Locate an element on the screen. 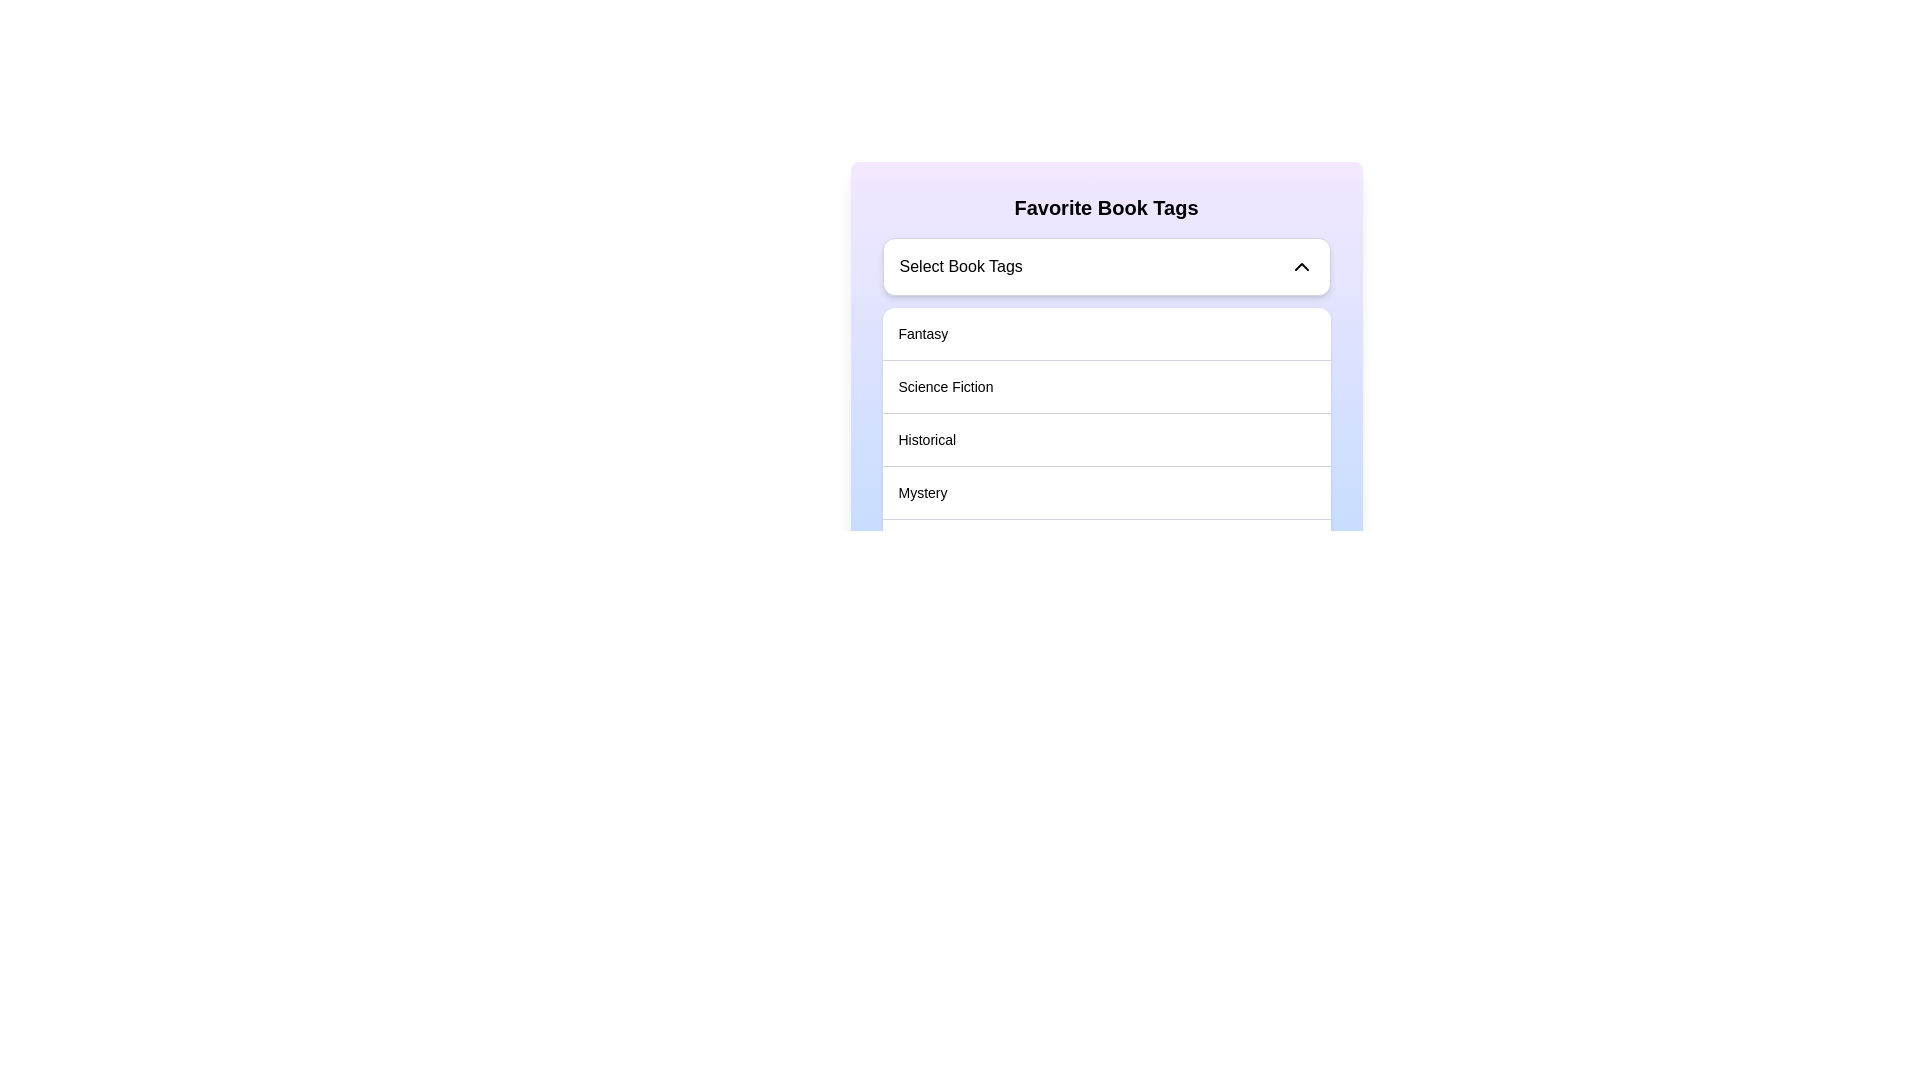 The image size is (1920, 1080). the fourth list item labeled 'Mystery' in the 'Favorite Book Tags' section is located at coordinates (1105, 492).